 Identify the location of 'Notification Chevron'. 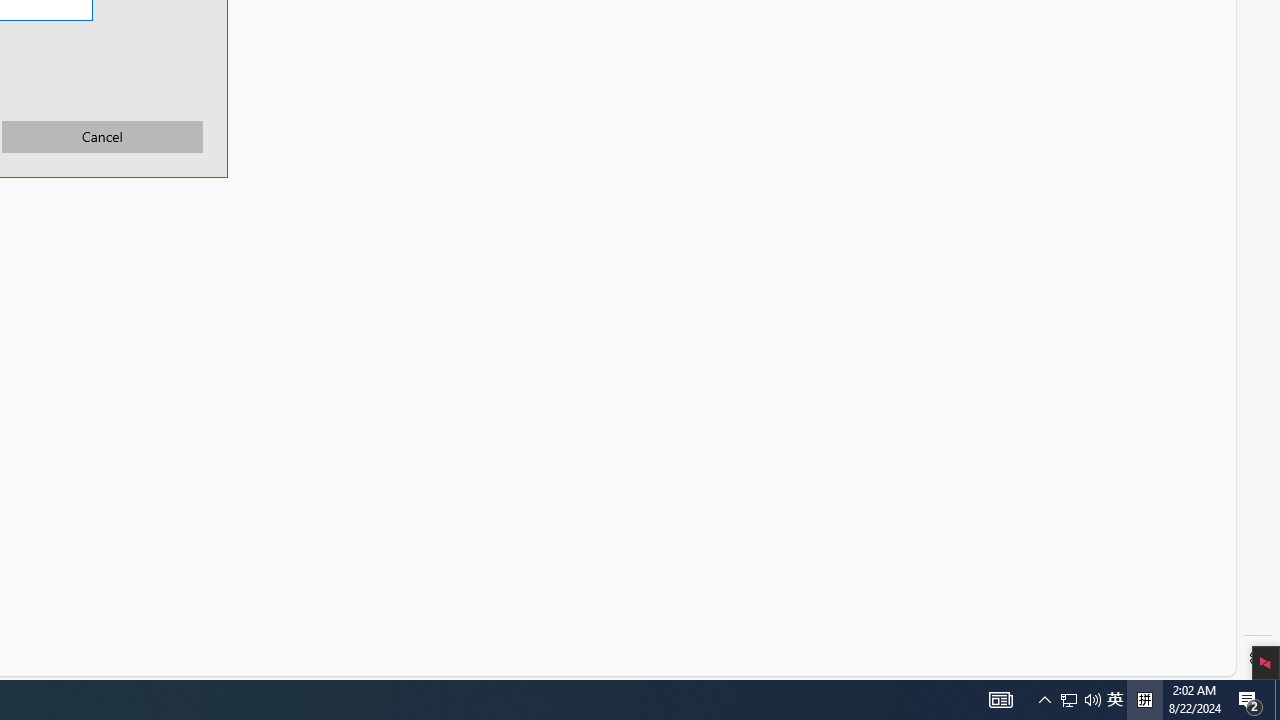
(1044, 698).